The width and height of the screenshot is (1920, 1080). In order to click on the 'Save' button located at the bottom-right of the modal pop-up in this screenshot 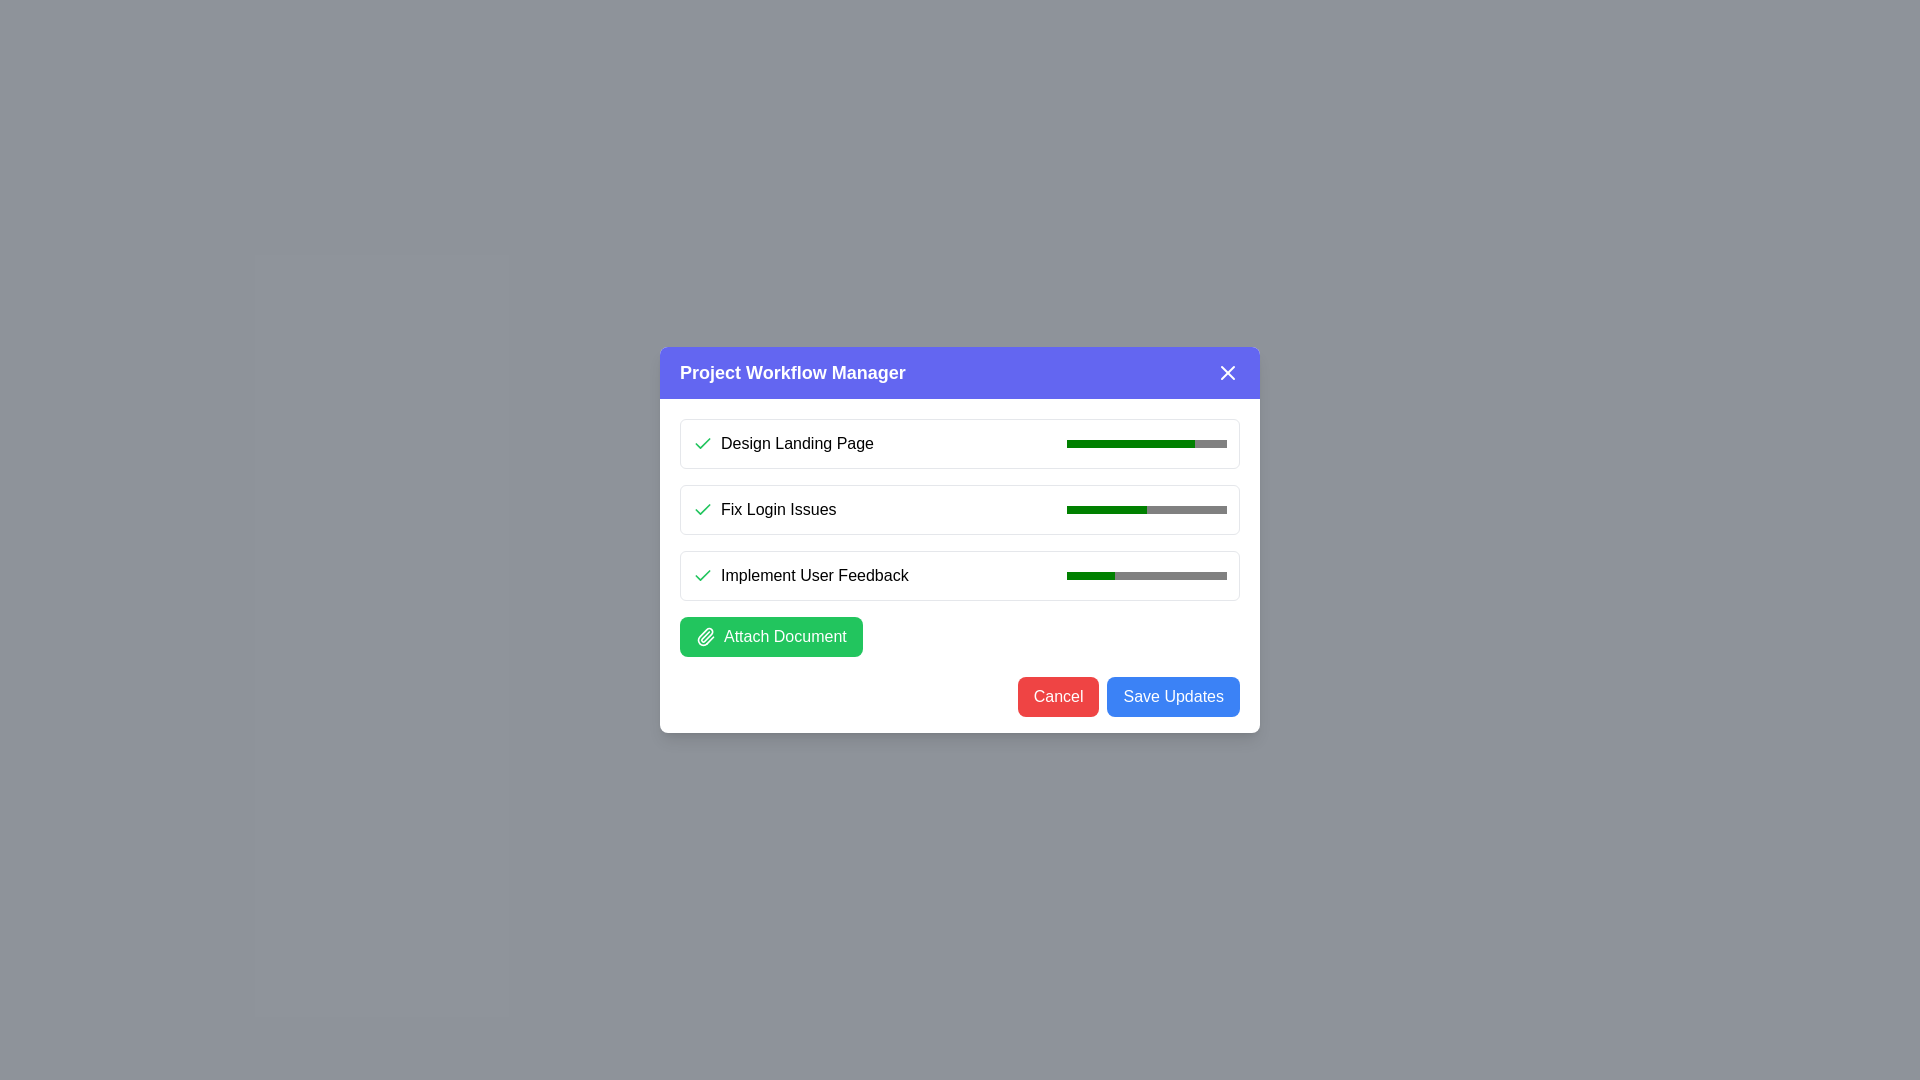, I will do `click(1173, 696)`.